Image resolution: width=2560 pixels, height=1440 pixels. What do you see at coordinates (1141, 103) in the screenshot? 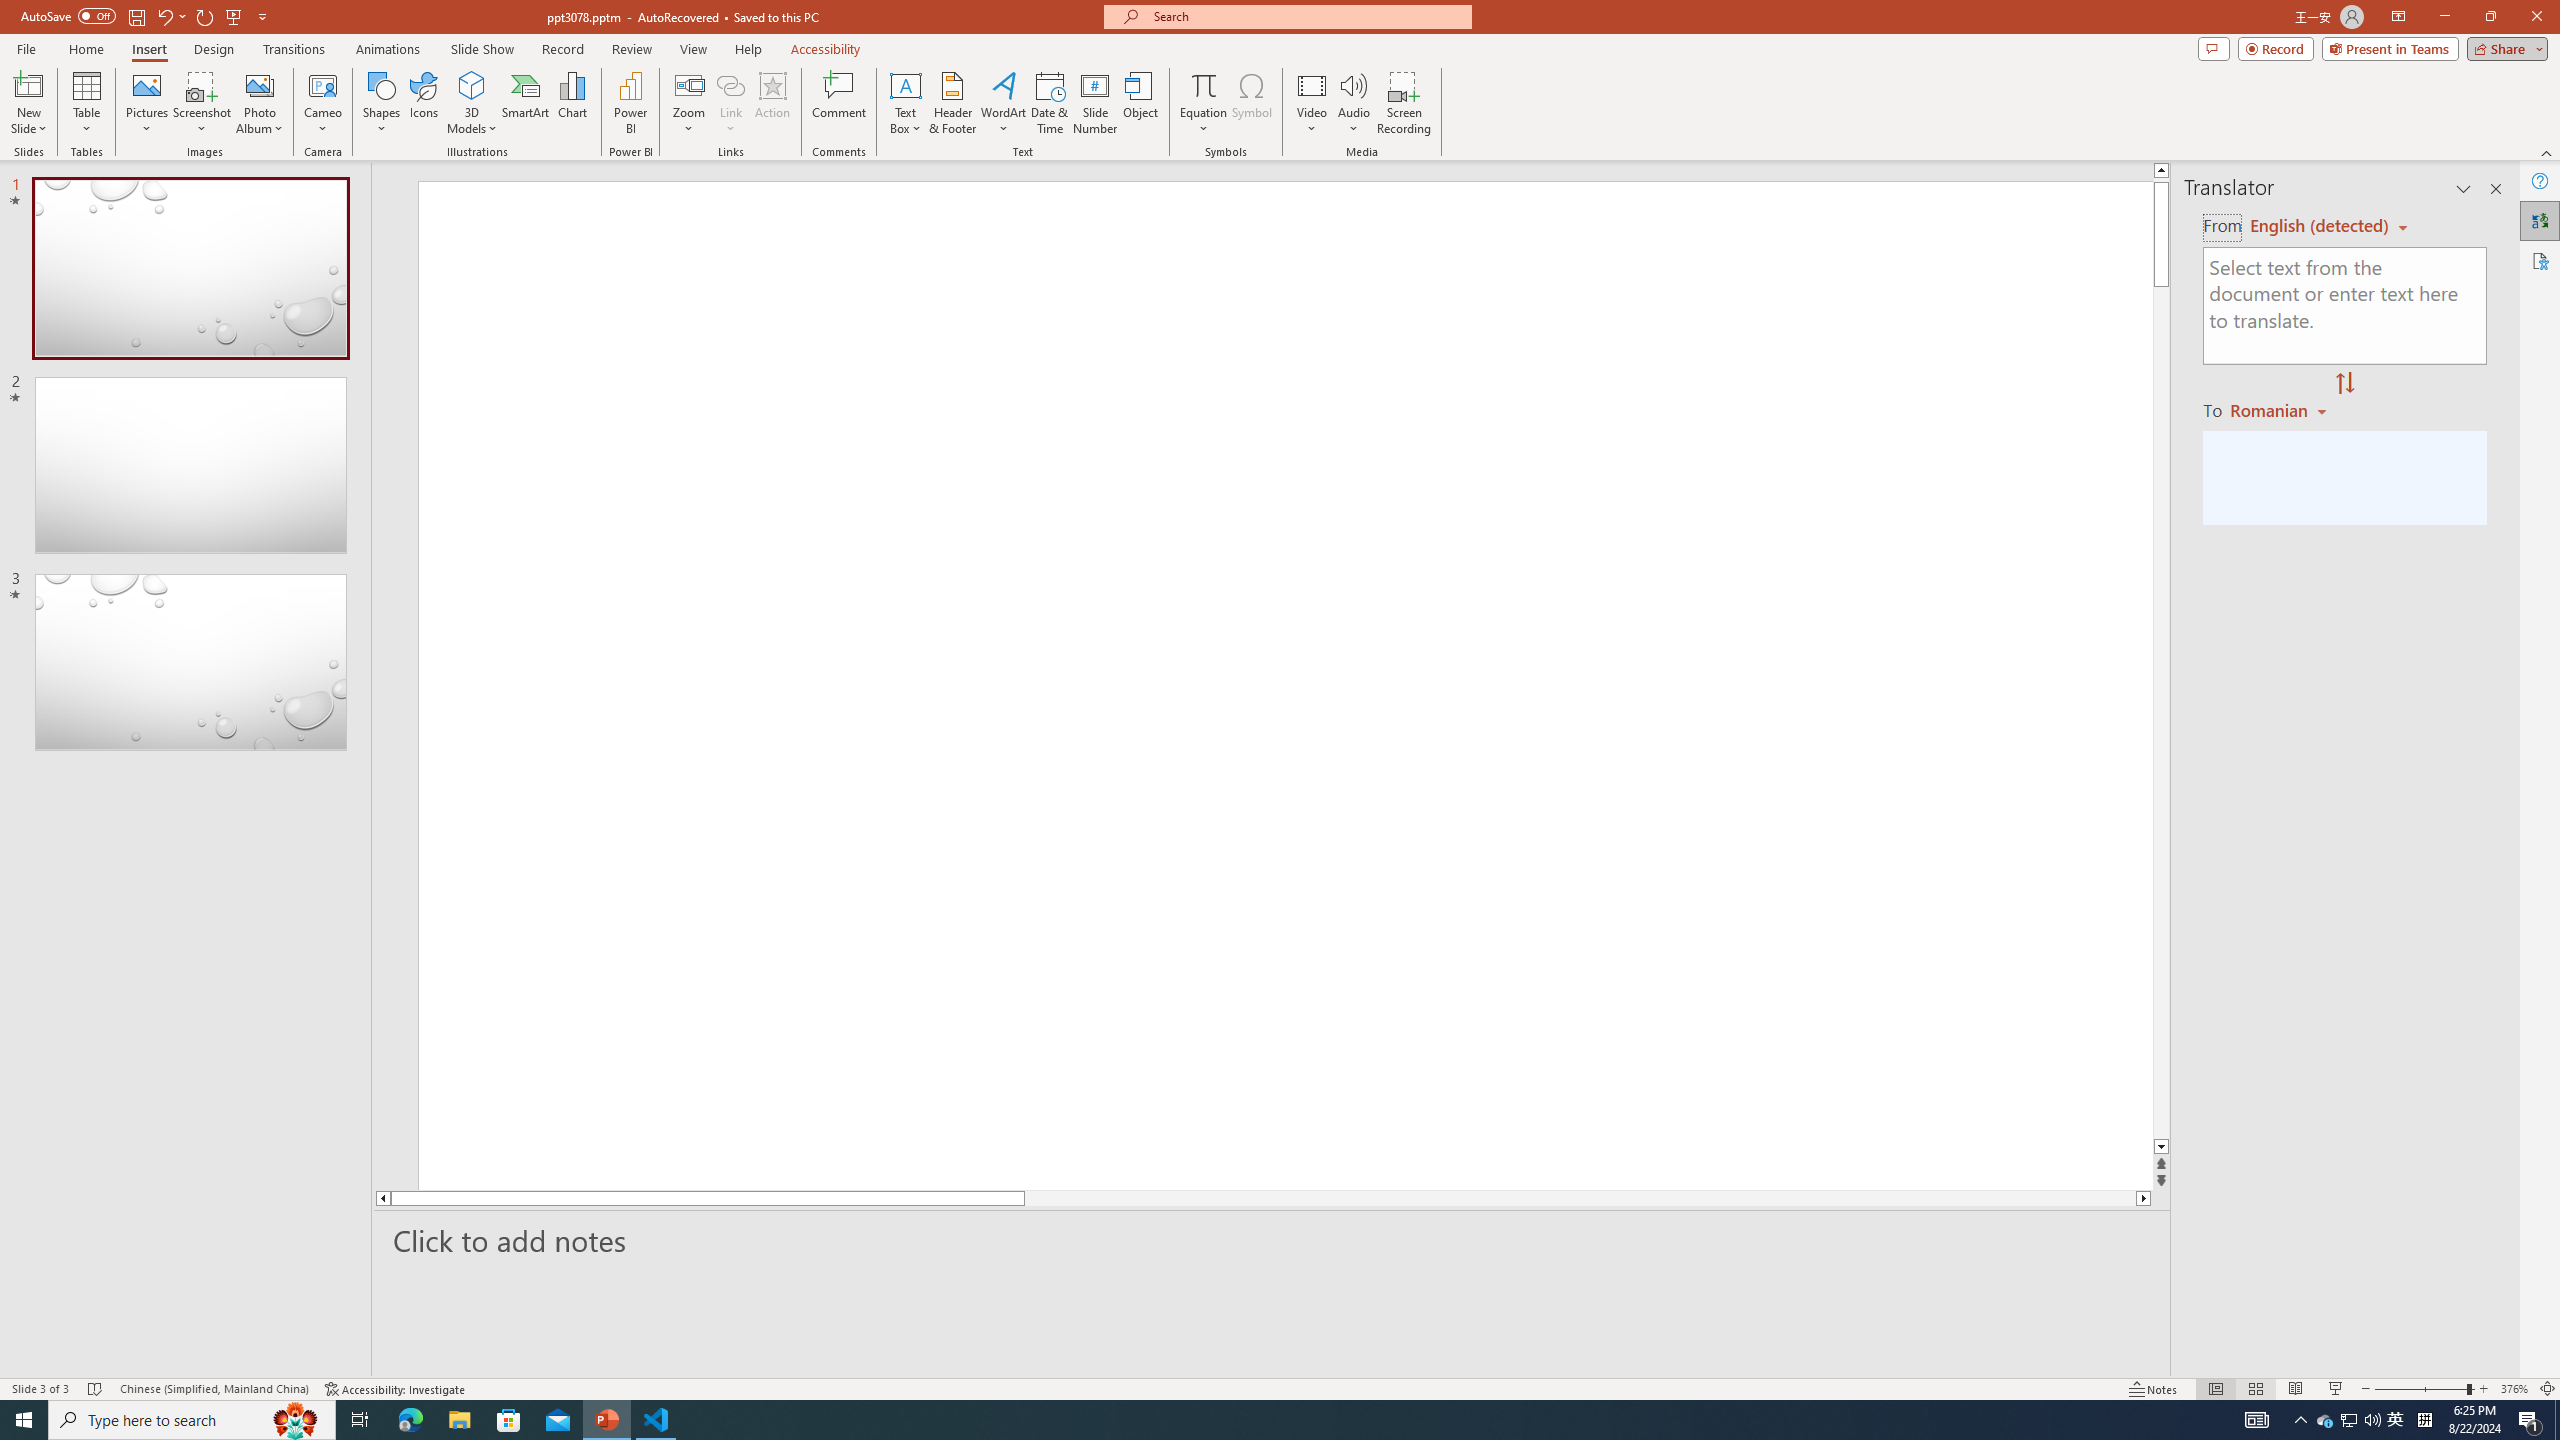
I see `'Object...'` at bounding box center [1141, 103].